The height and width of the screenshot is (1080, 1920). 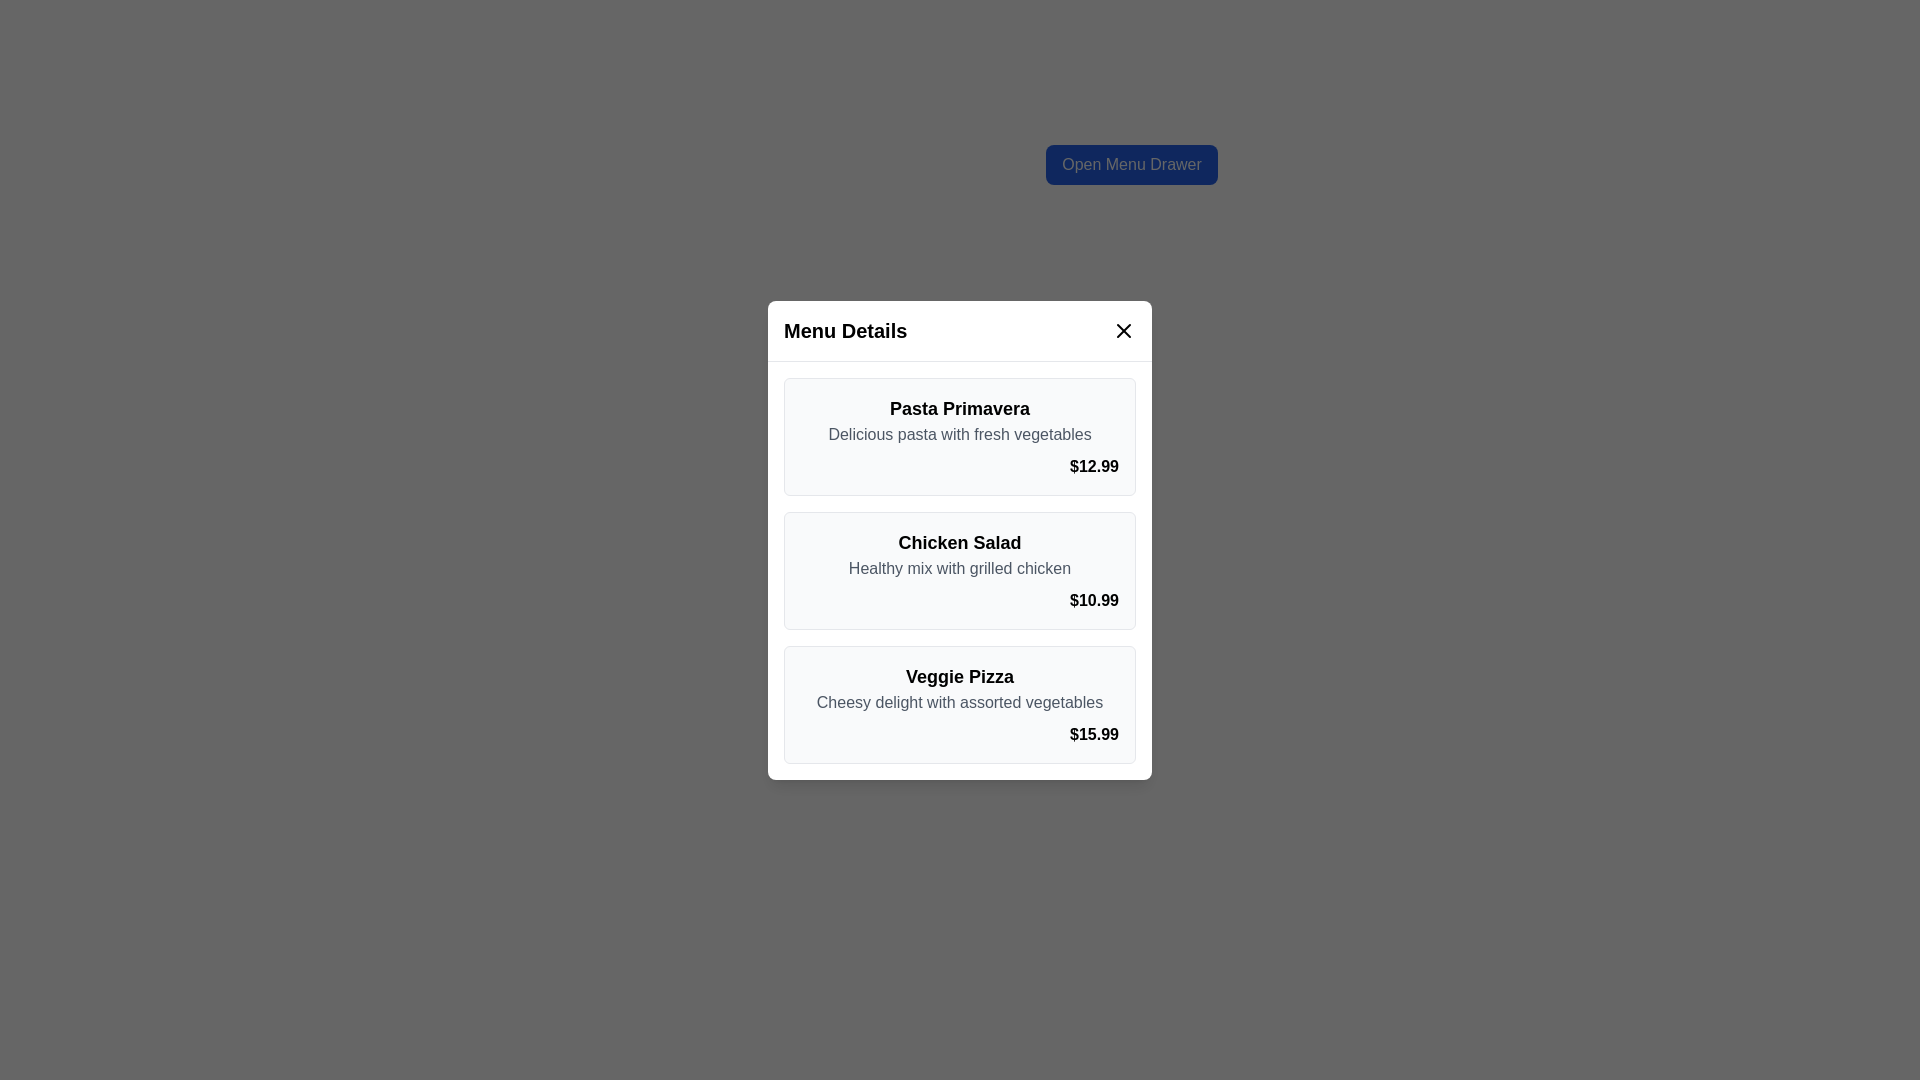 I want to click on the 'Veggie Pizza' information card, so click(x=960, y=703).